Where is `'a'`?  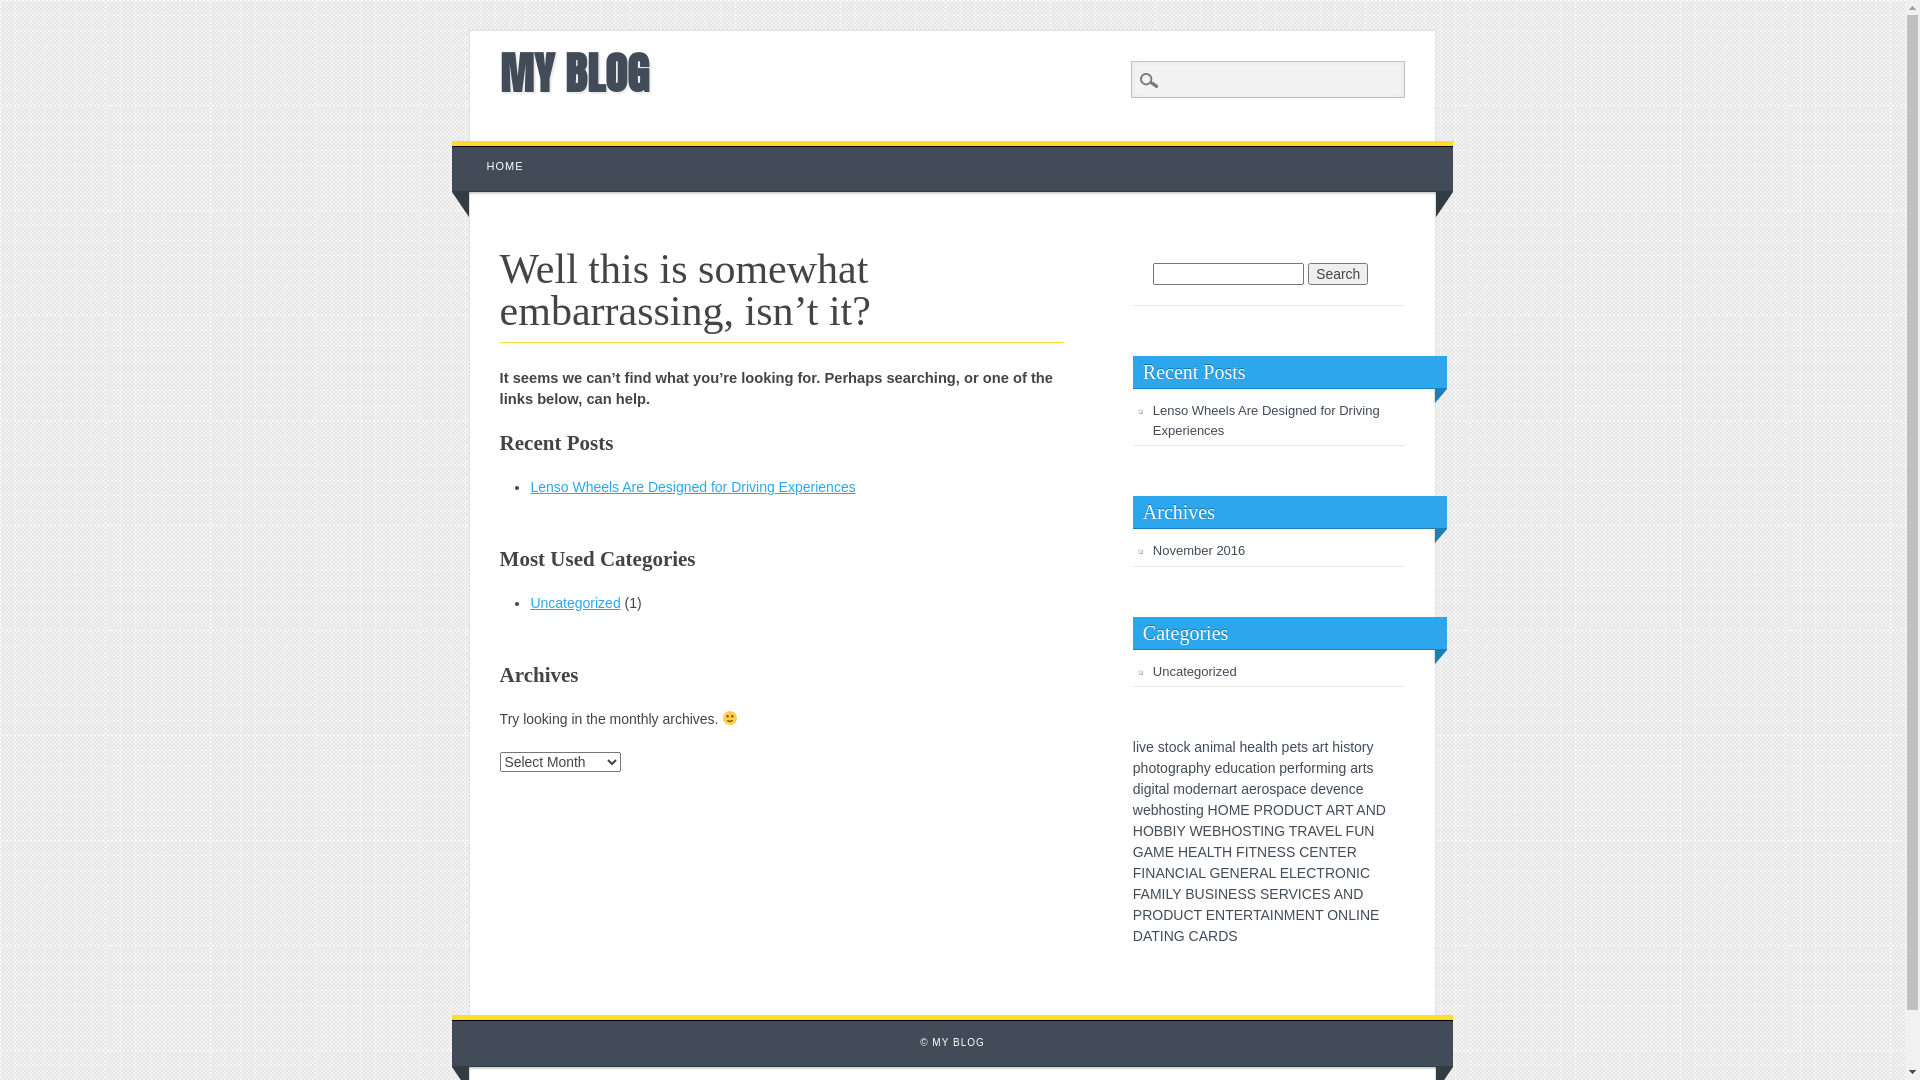
'a' is located at coordinates (1223, 788).